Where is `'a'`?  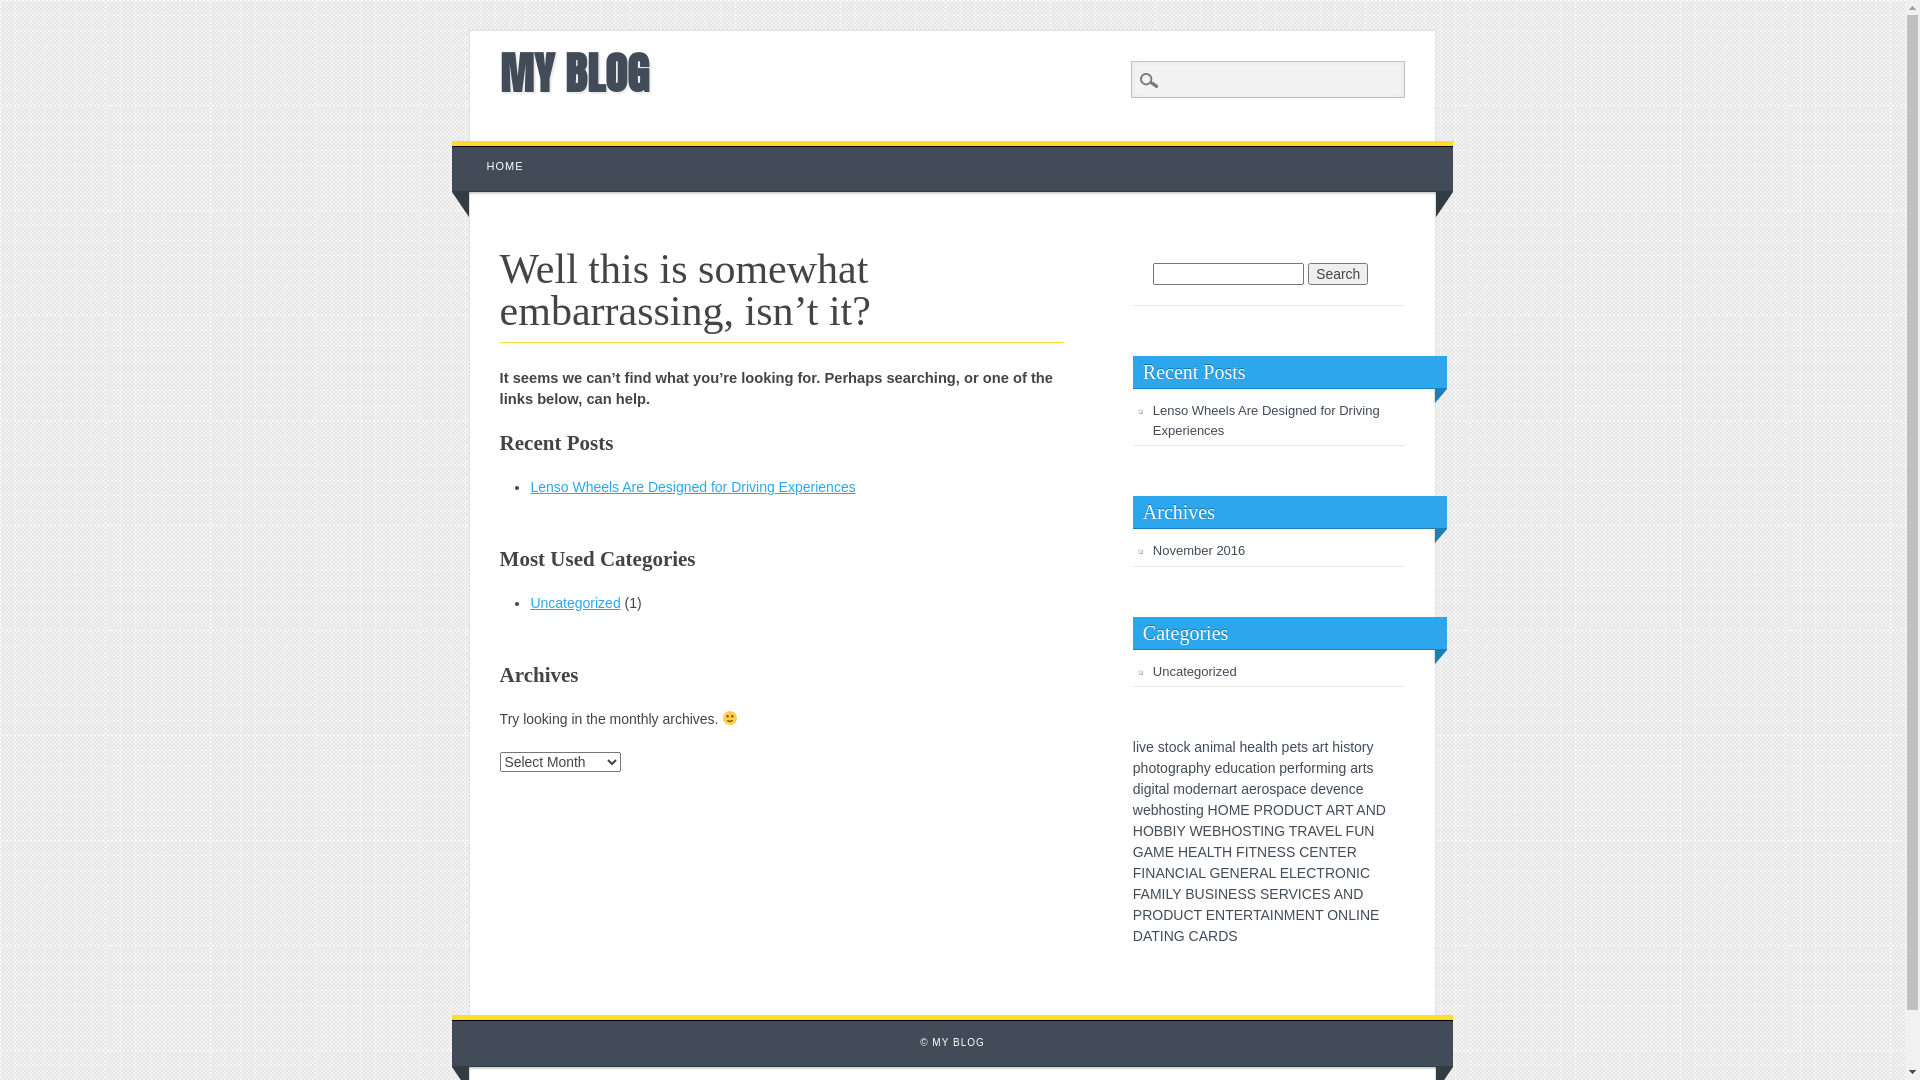
'a' is located at coordinates (1223, 788).